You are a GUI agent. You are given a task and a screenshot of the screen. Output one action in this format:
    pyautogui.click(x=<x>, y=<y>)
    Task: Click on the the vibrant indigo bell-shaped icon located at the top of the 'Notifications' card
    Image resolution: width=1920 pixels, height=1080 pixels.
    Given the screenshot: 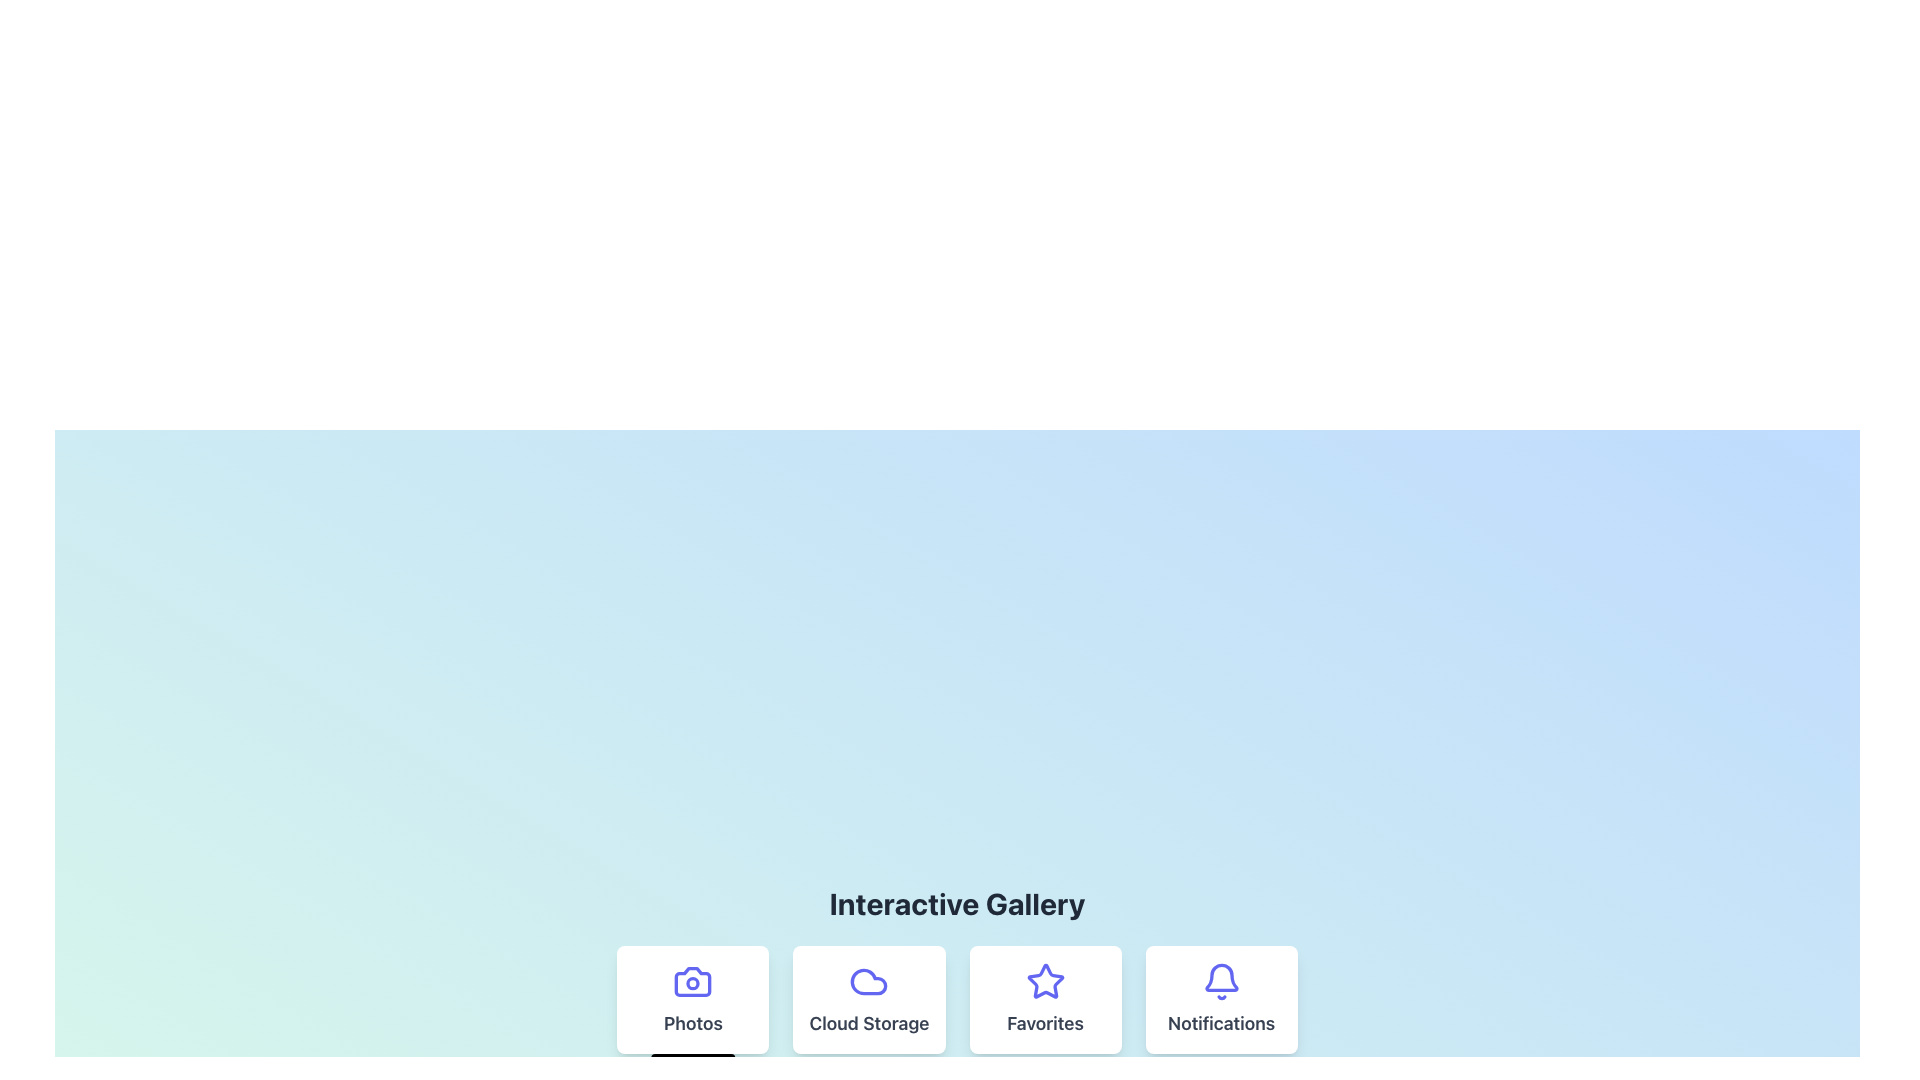 What is the action you would take?
    pyautogui.click(x=1220, y=981)
    